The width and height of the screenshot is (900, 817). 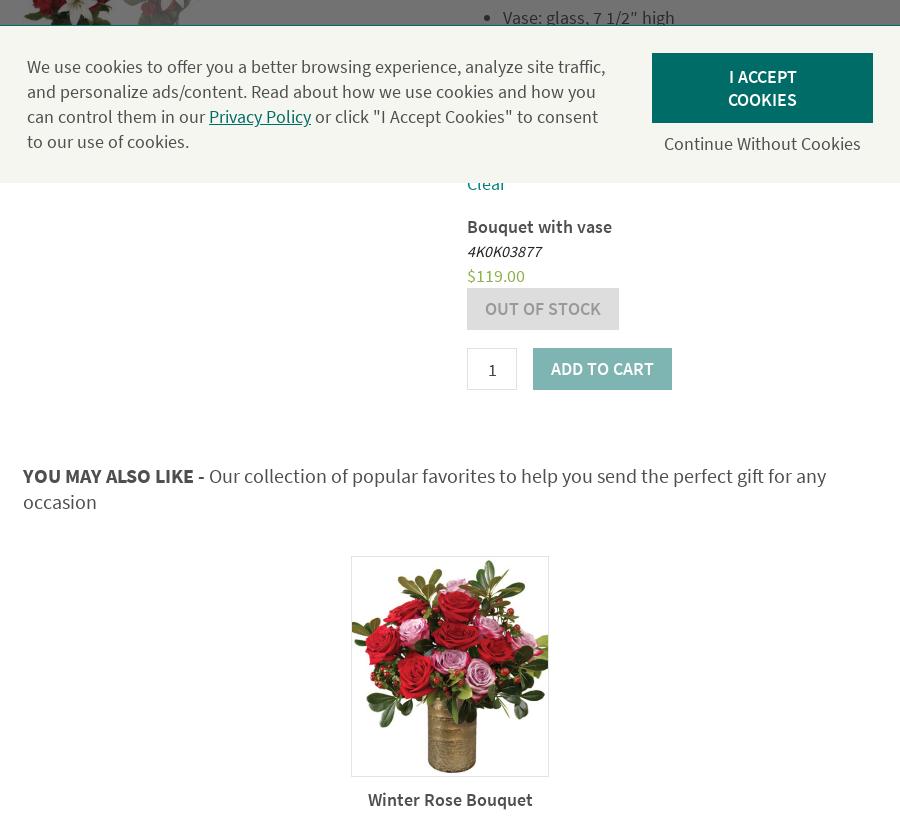 I want to click on '4K0K03877', so click(x=466, y=250).